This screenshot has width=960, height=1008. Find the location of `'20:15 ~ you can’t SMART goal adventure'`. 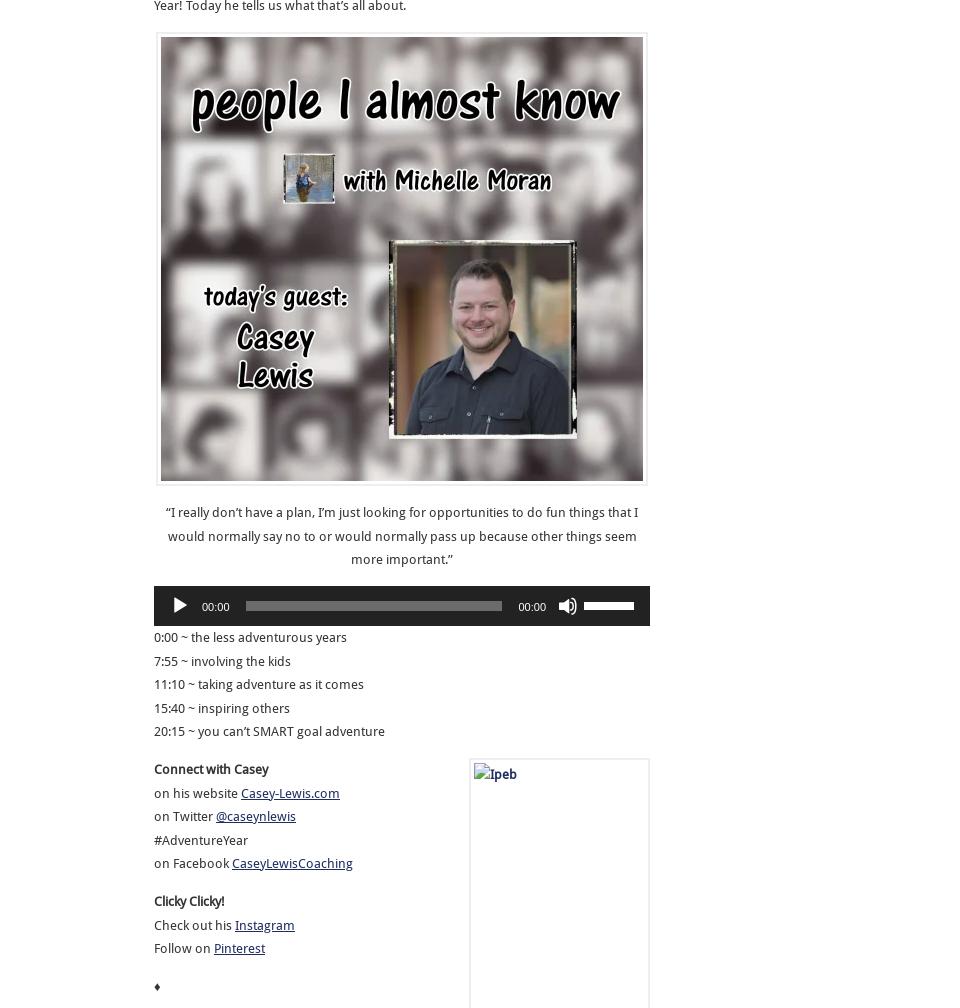

'20:15 ~ you can’t SMART goal adventure' is located at coordinates (268, 730).